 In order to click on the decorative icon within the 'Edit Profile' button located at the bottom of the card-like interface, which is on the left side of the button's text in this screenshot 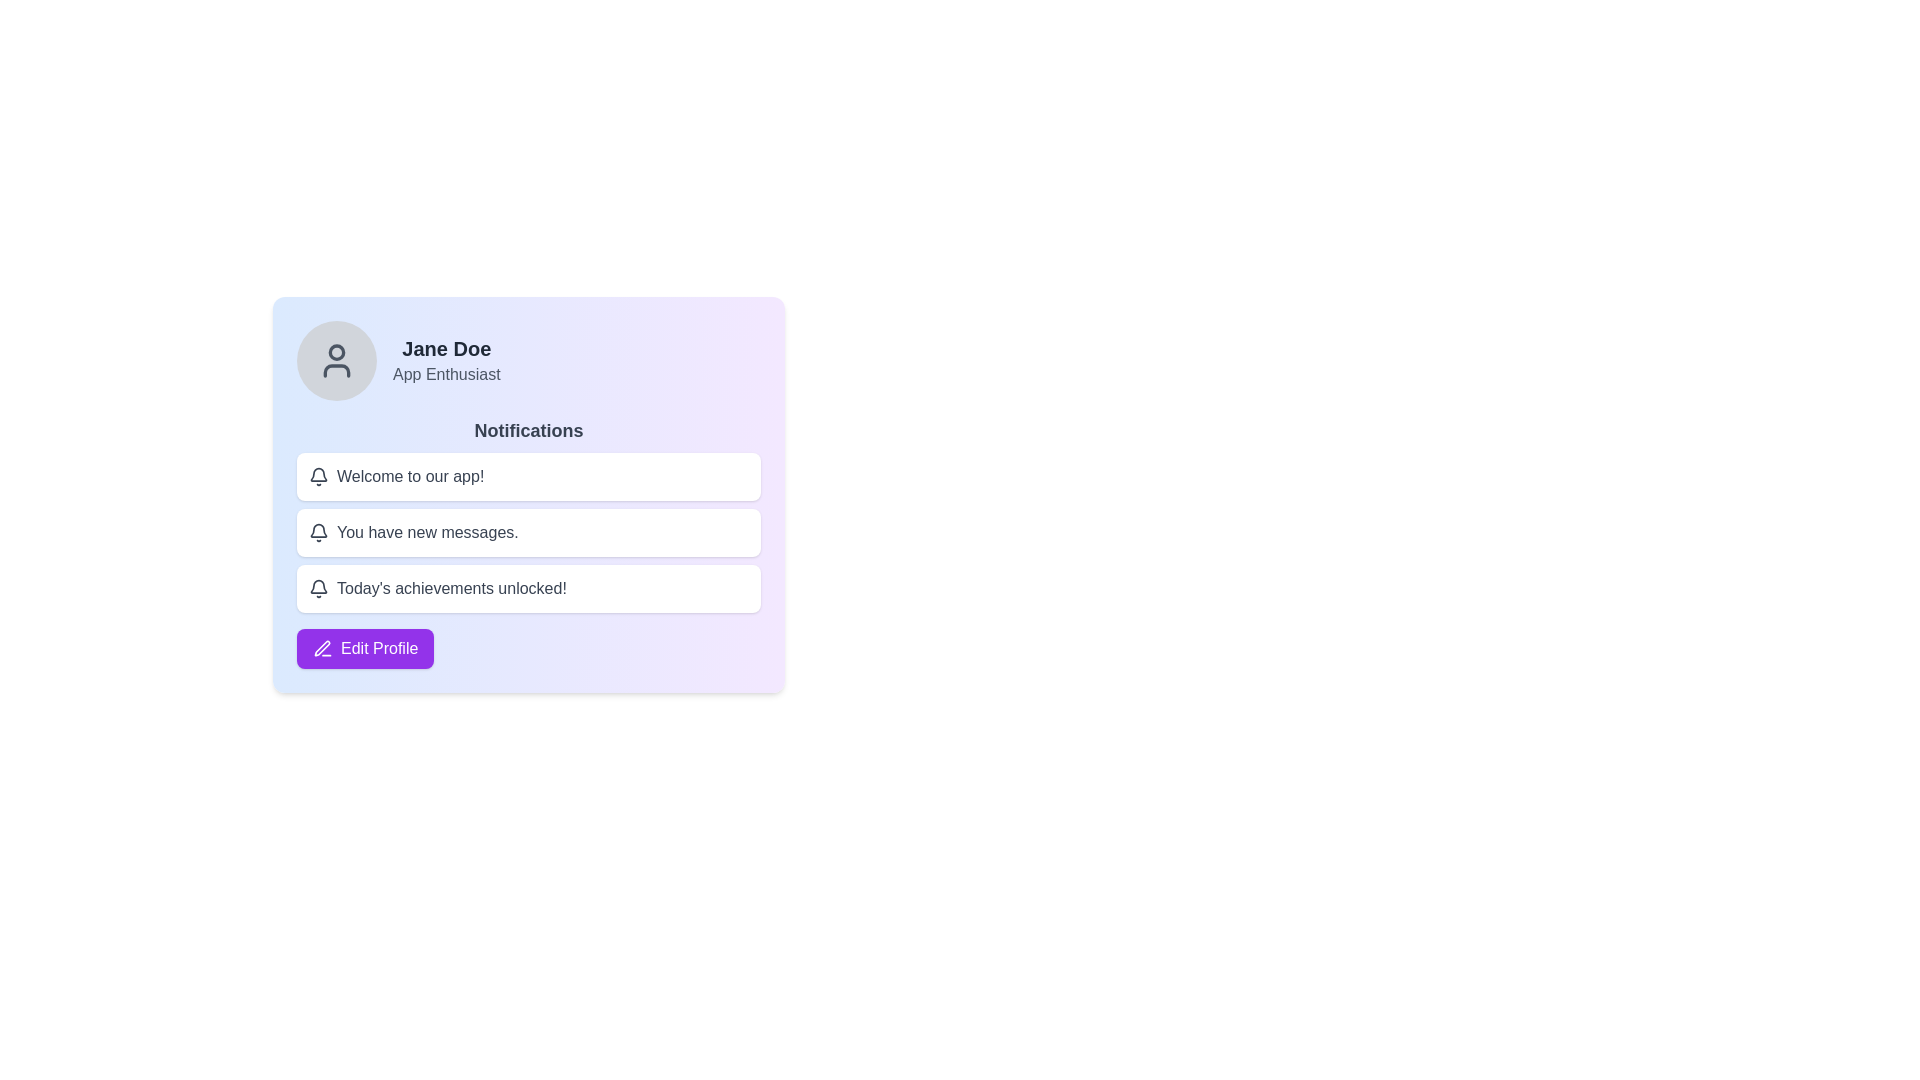, I will do `click(322, 648)`.